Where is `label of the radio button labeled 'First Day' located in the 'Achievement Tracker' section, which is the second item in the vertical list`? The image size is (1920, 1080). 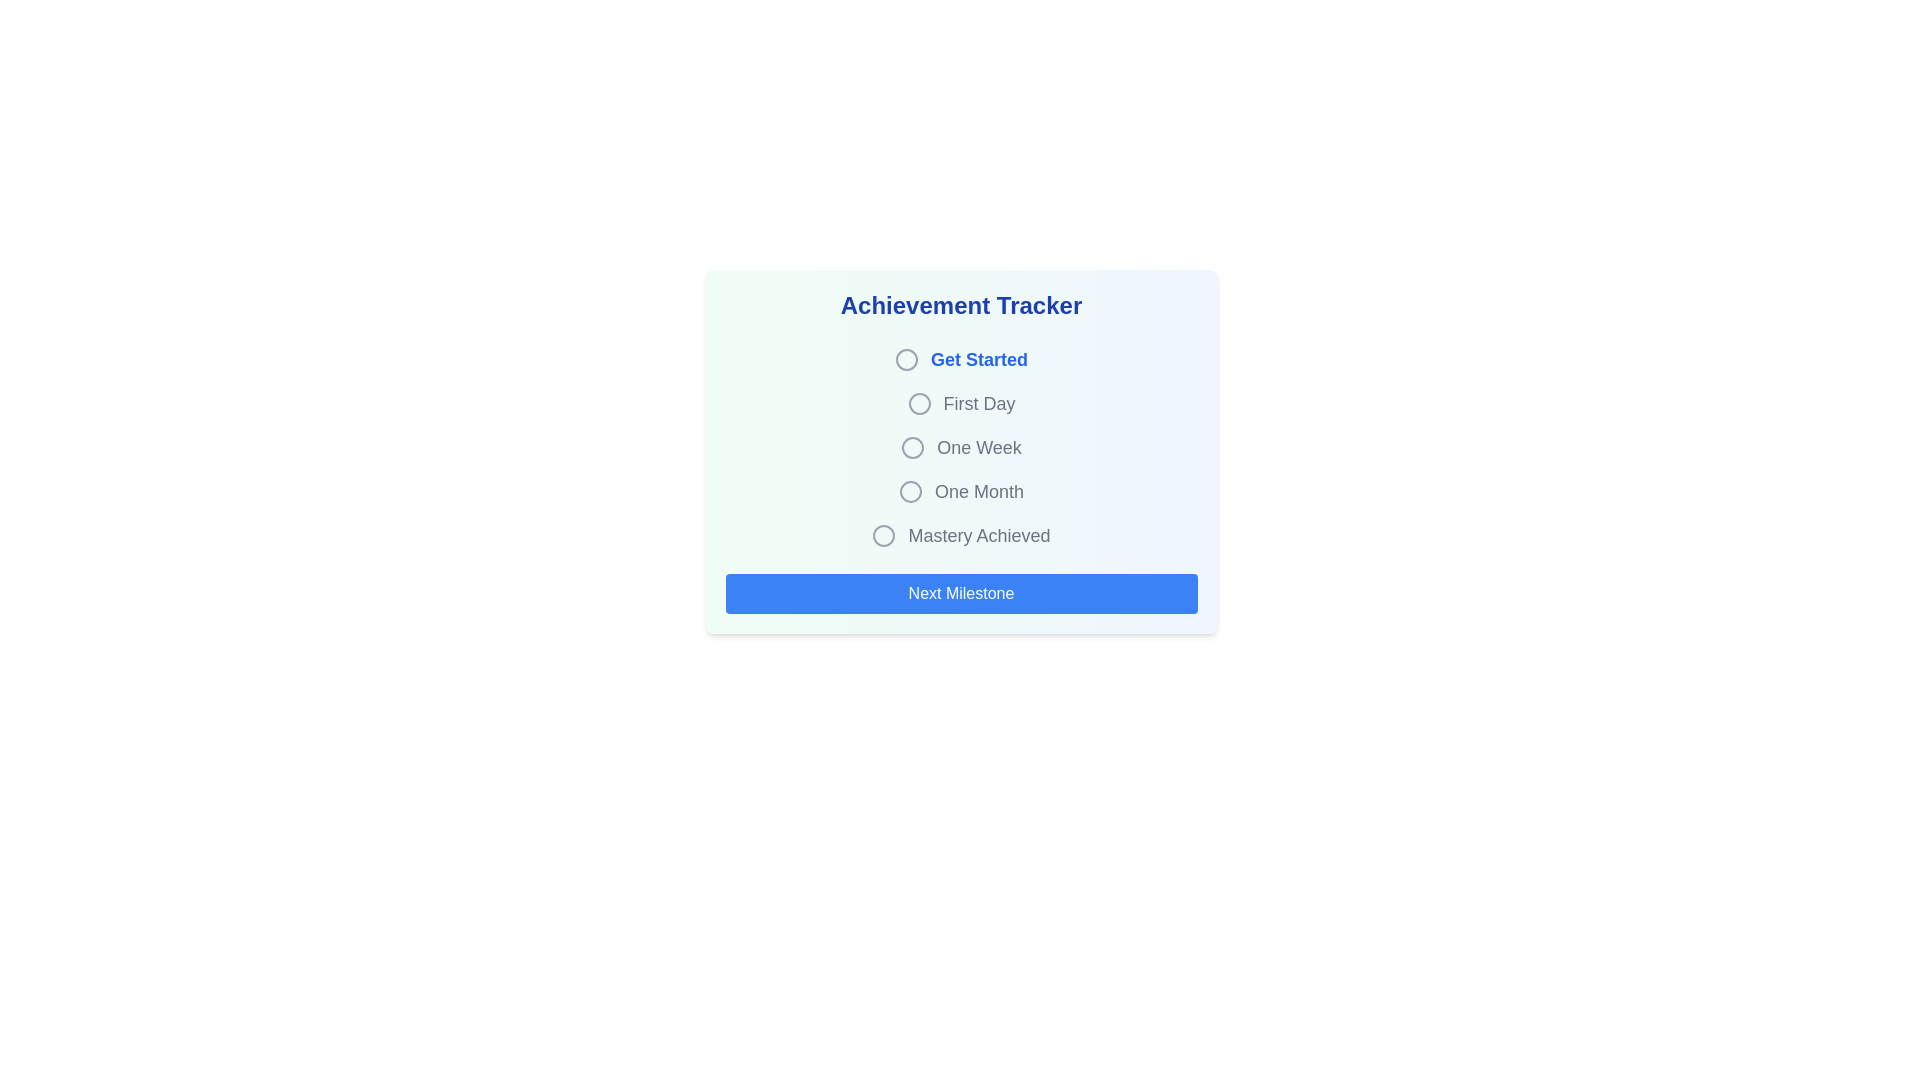 label of the radio button labeled 'First Day' located in the 'Achievement Tracker' section, which is the second item in the vertical list is located at coordinates (961, 404).